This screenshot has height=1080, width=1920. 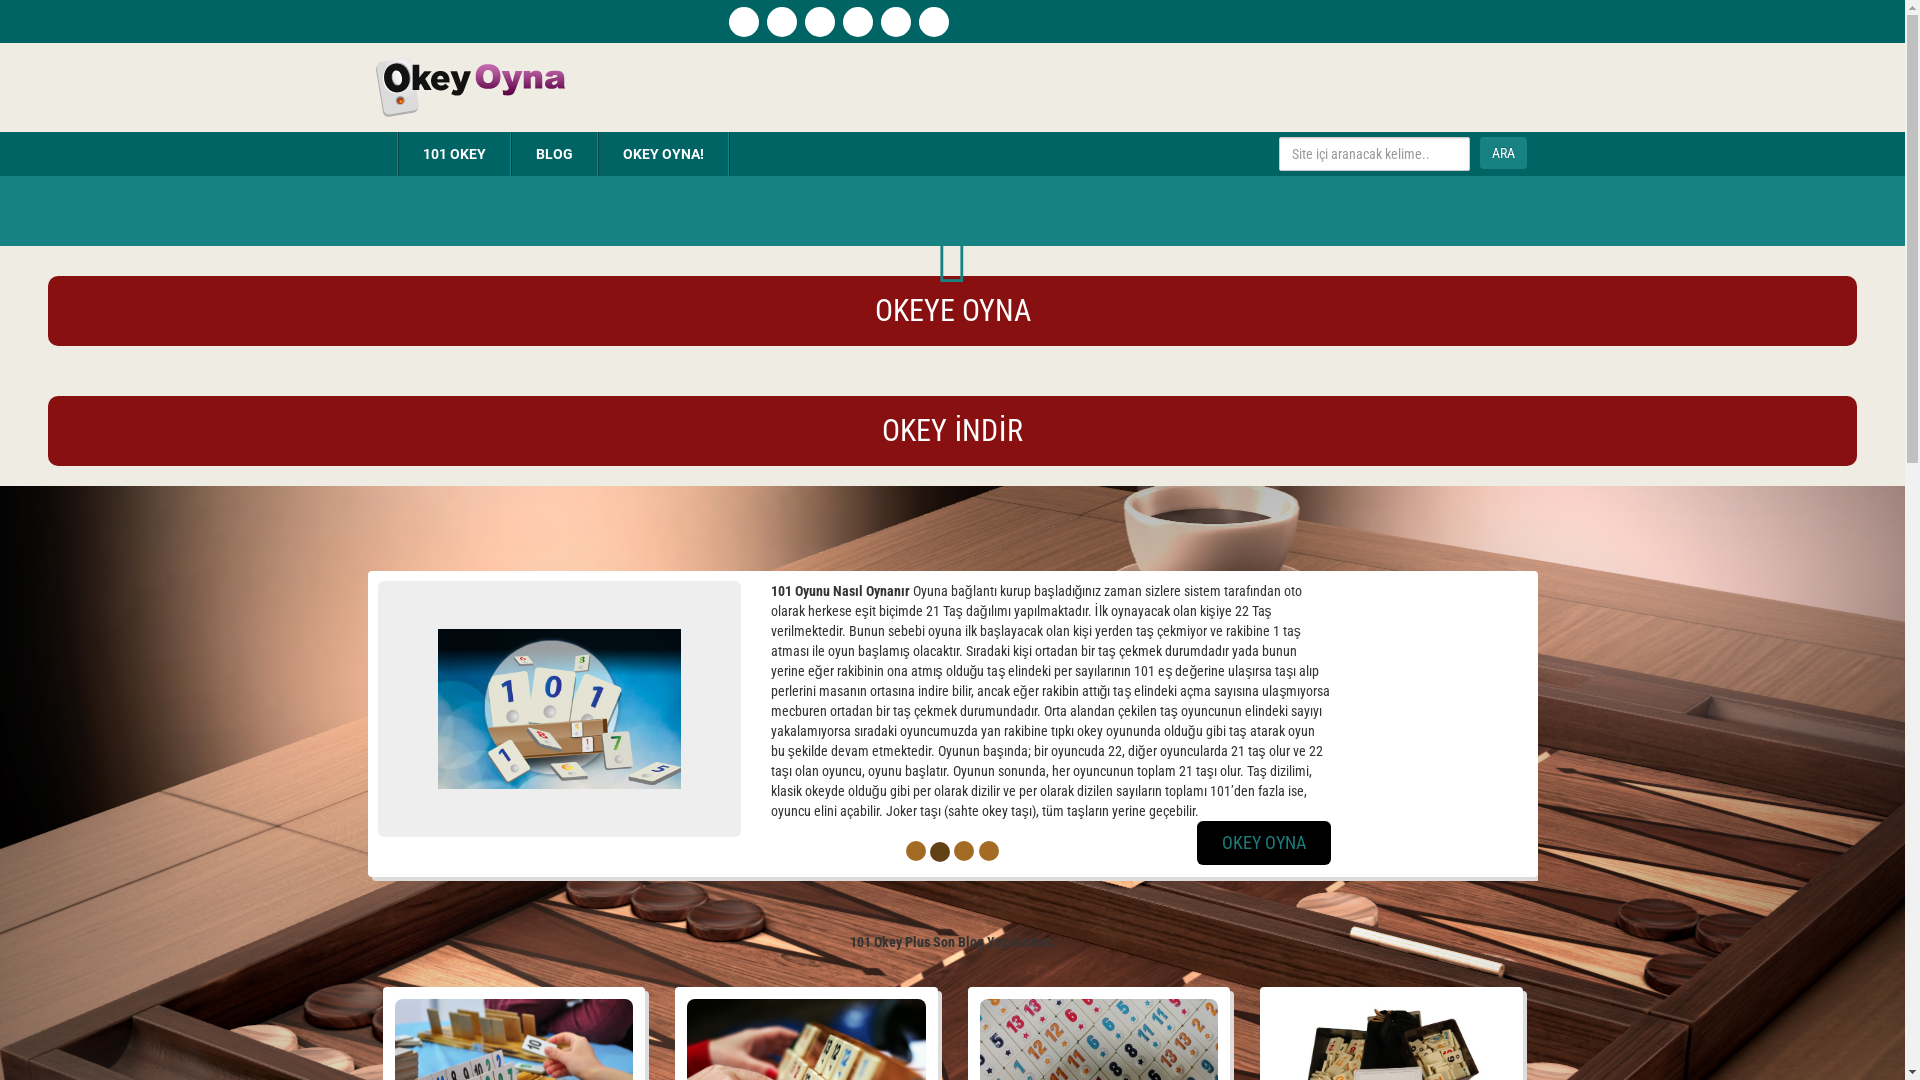 I want to click on 'Facebook'da Biz', so click(x=780, y=22).